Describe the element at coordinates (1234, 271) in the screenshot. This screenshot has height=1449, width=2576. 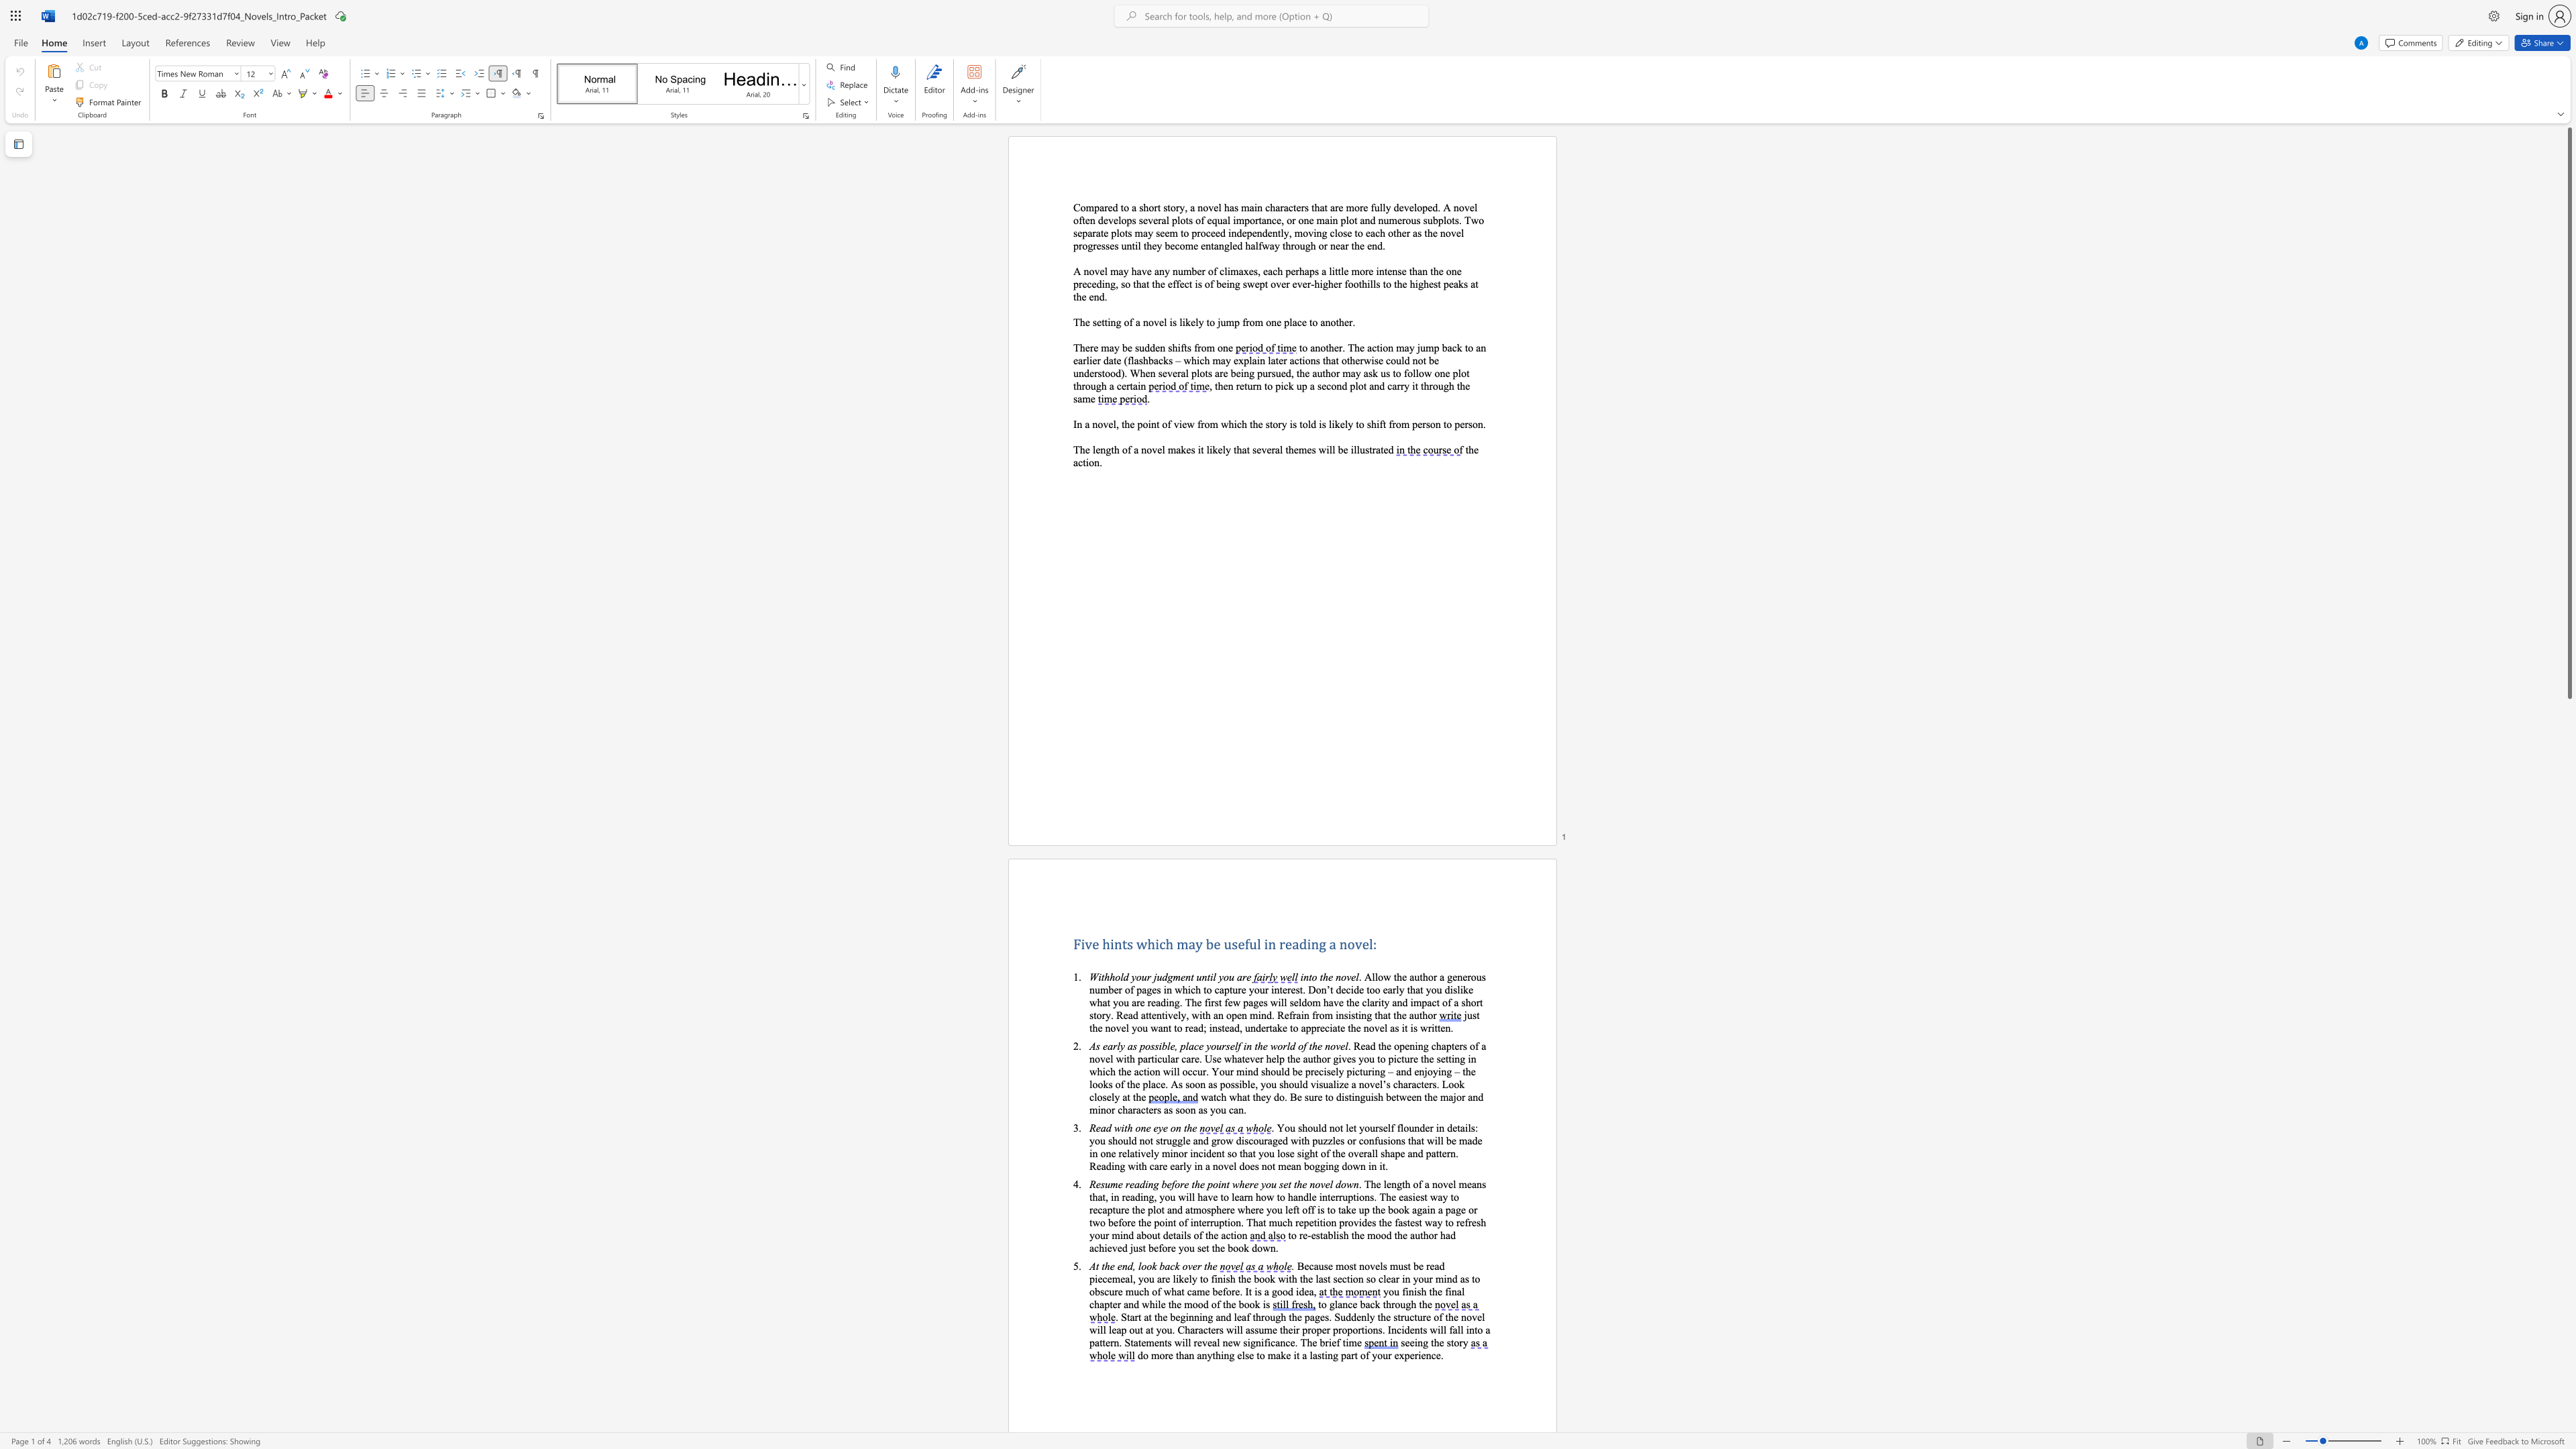
I see `the 3th character "m" in the text` at that location.